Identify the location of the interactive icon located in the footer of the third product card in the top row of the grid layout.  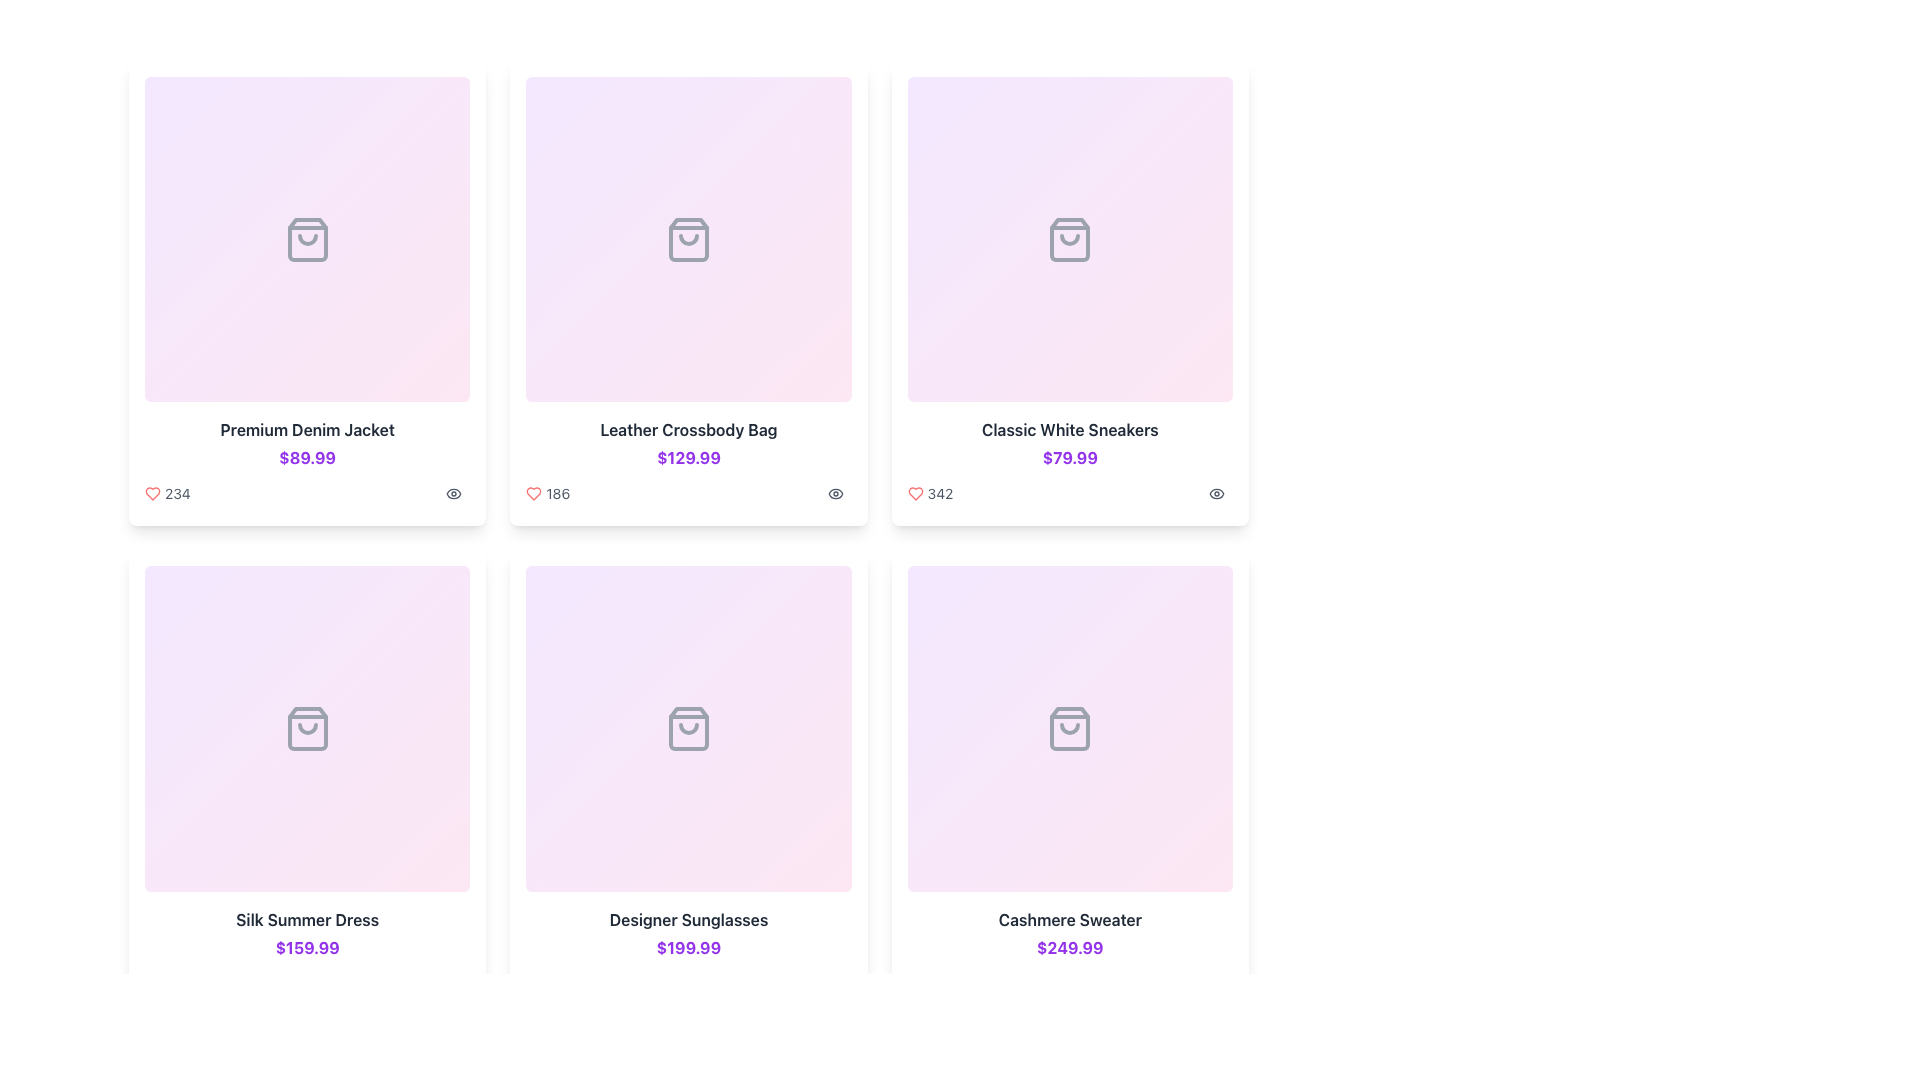
(453, 494).